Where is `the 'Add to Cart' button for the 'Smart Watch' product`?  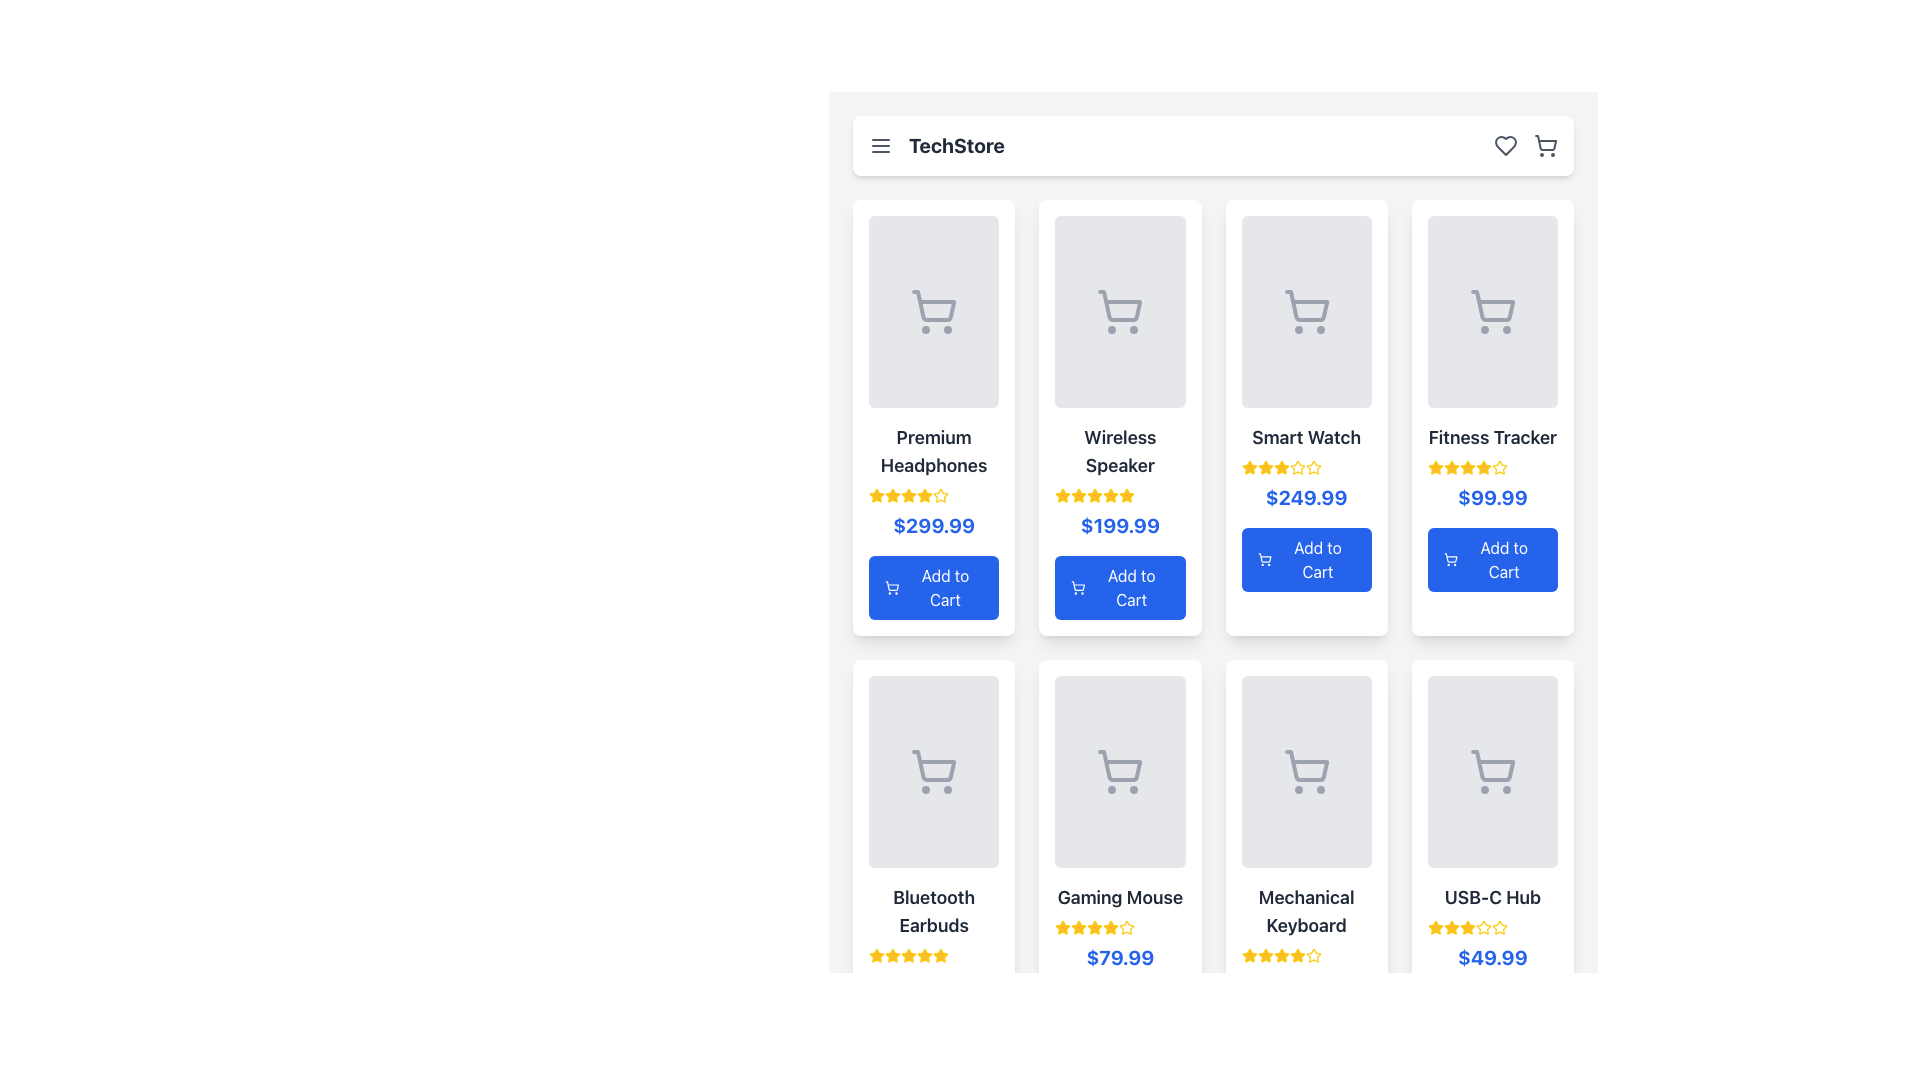 the 'Add to Cart' button for the 'Smart Watch' product is located at coordinates (1263, 559).